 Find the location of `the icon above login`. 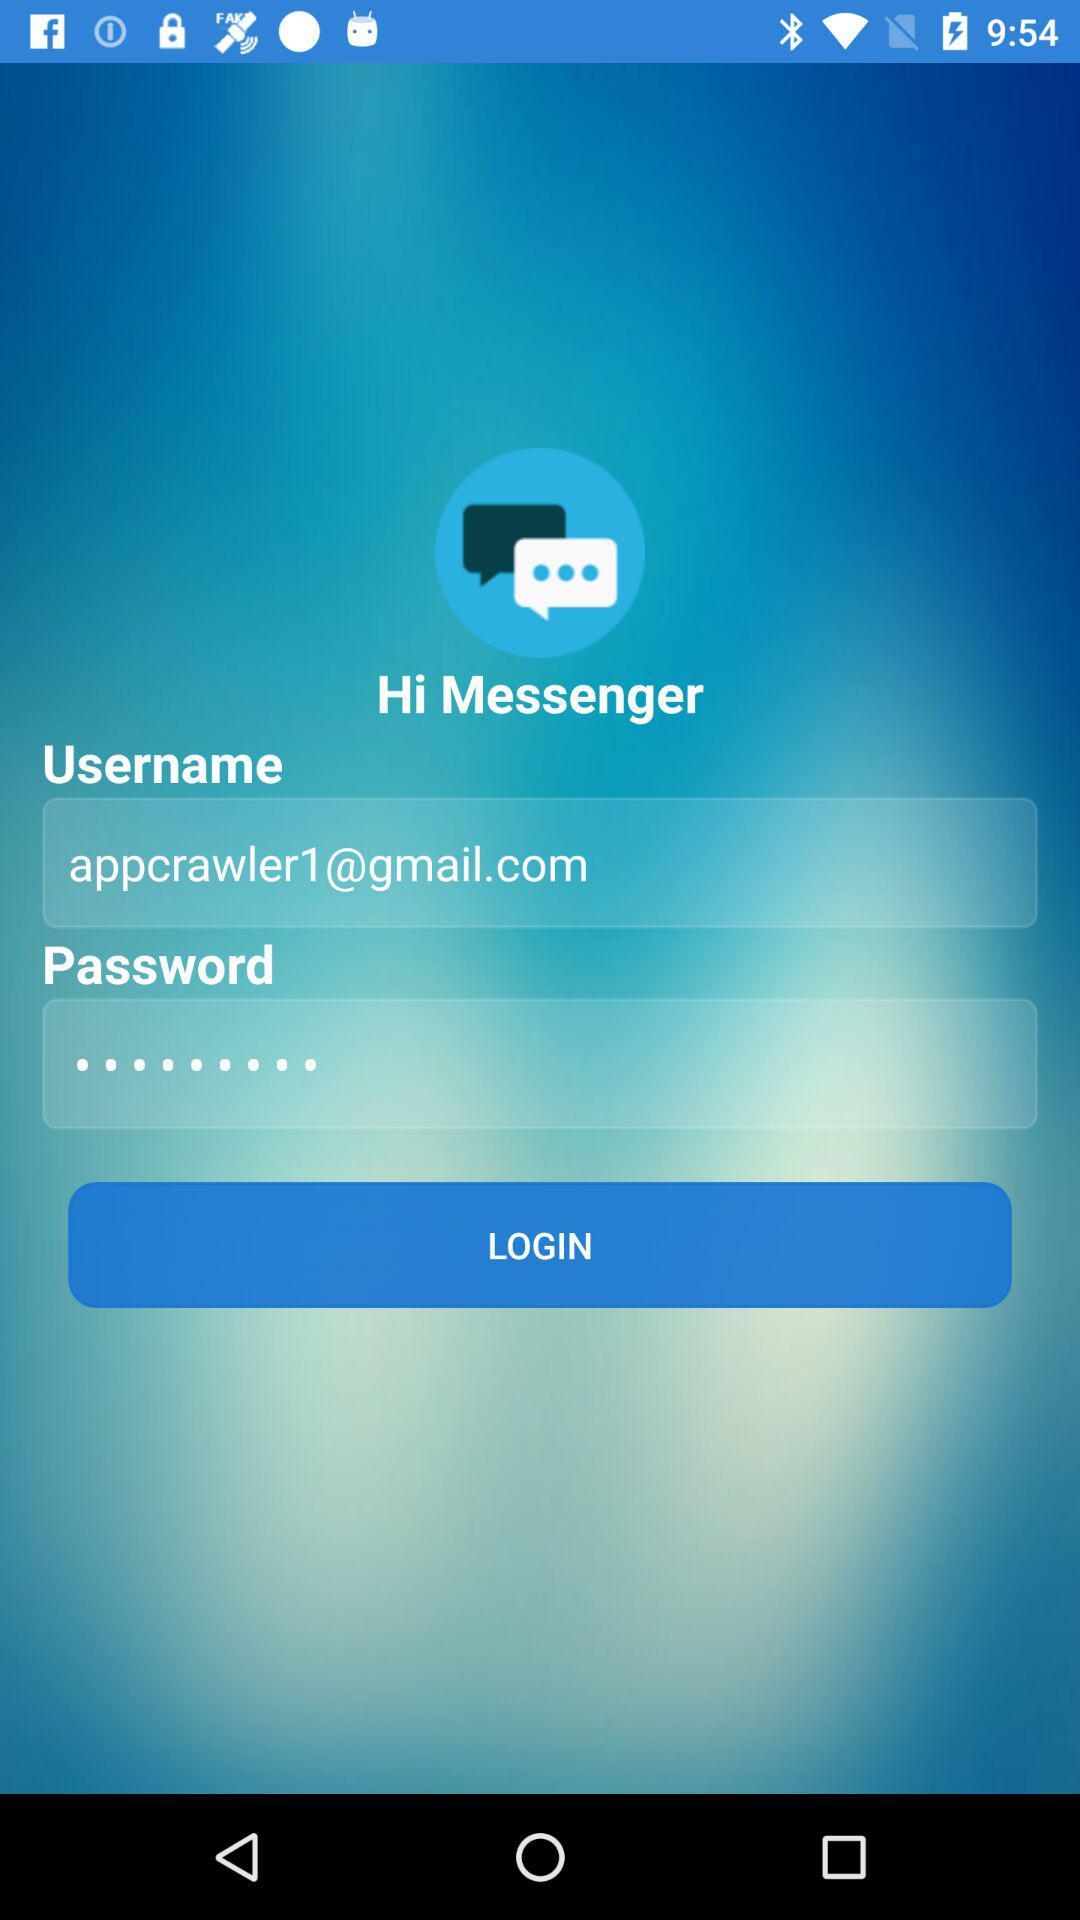

the icon above login is located at coordinates (540, 1062).